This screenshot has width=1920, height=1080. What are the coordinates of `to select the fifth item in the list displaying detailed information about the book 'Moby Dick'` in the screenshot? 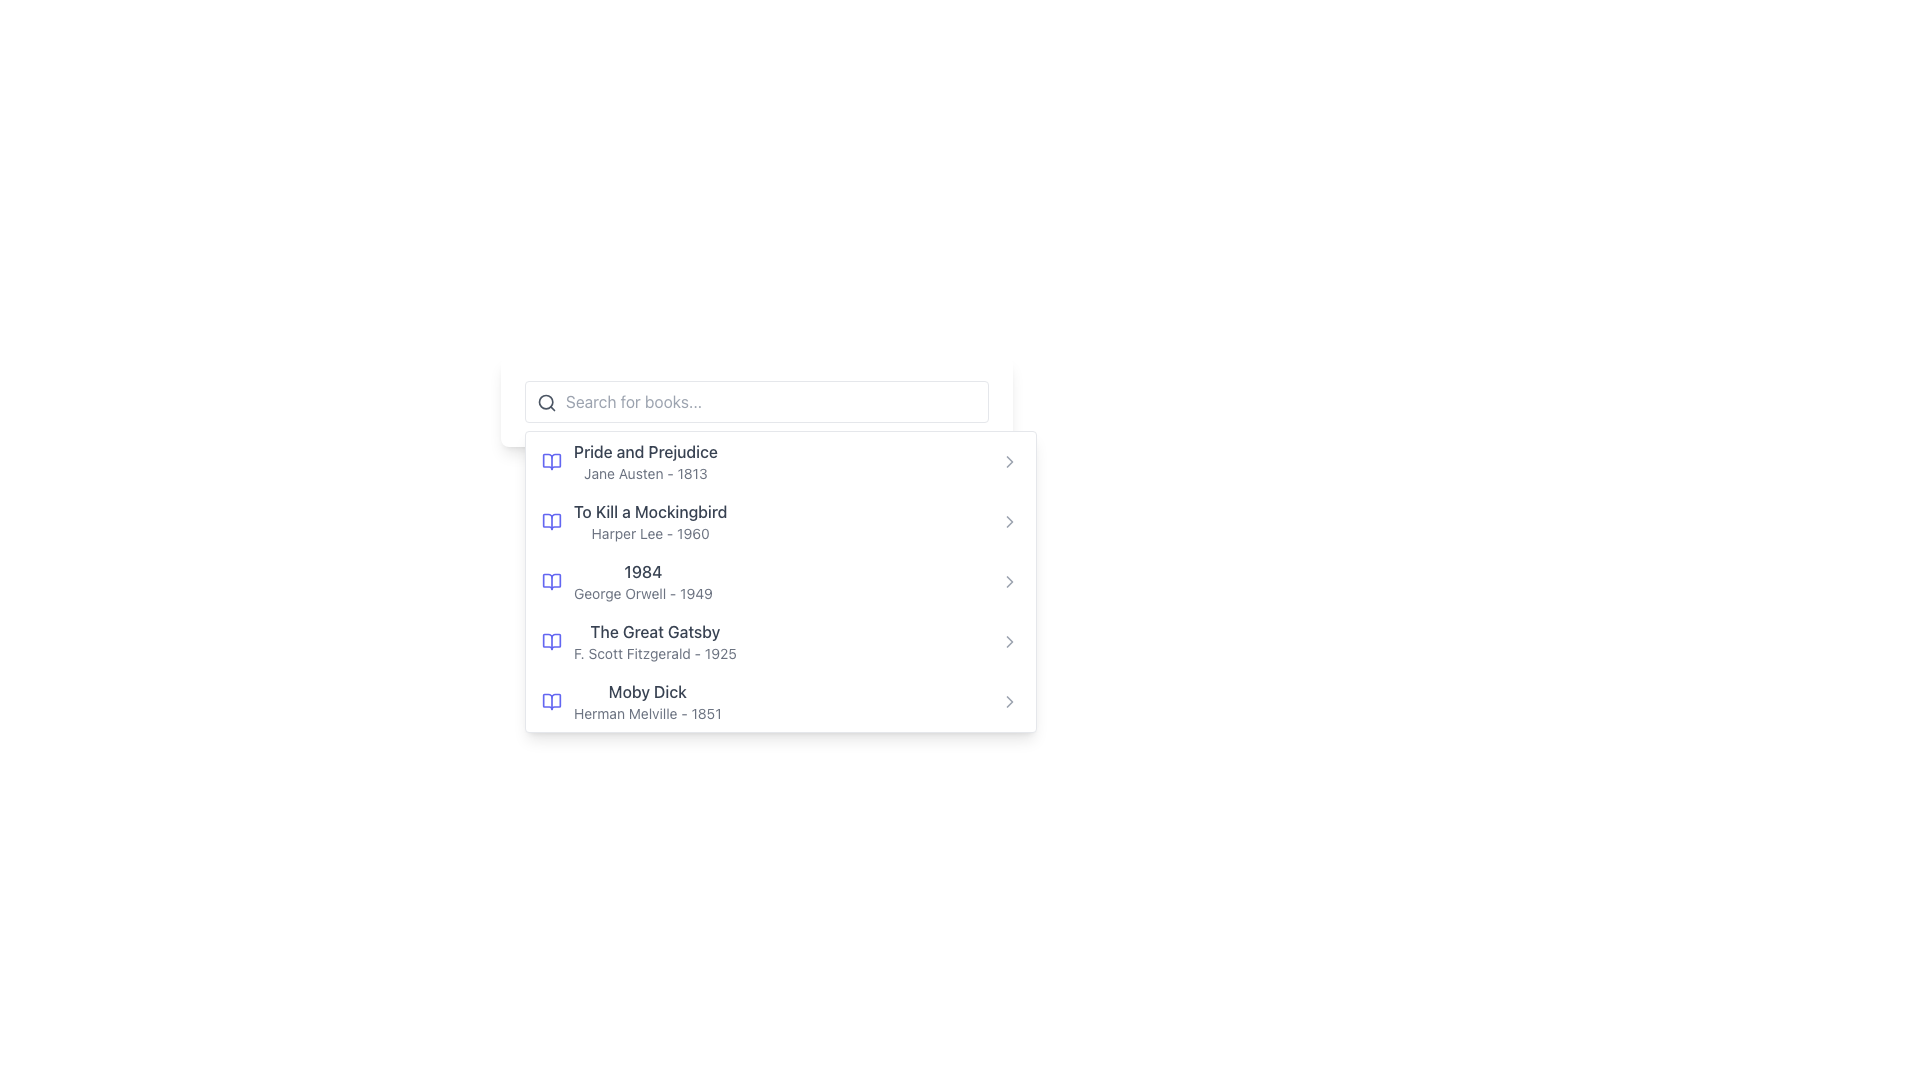 It's located at (630, 701).